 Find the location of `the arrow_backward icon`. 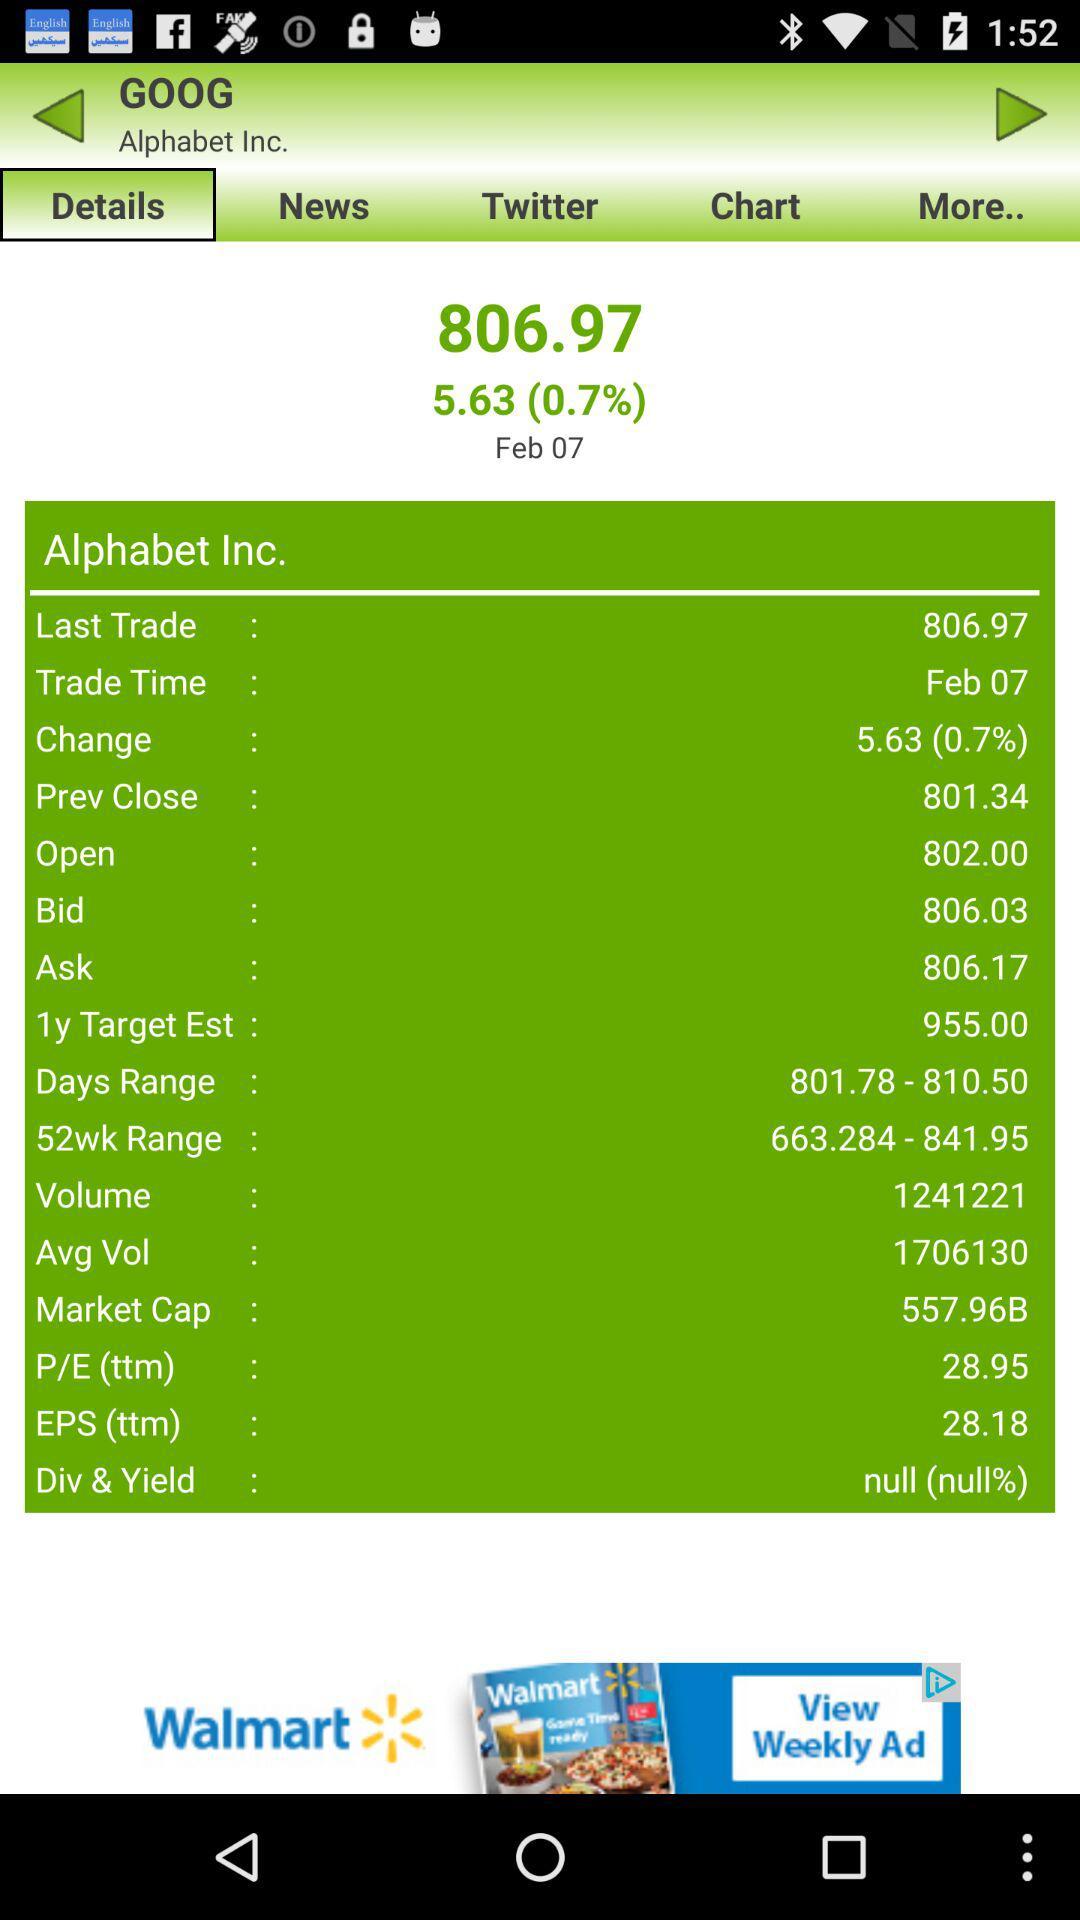

the arrow_backward icon is located at coordinates (56, 122).